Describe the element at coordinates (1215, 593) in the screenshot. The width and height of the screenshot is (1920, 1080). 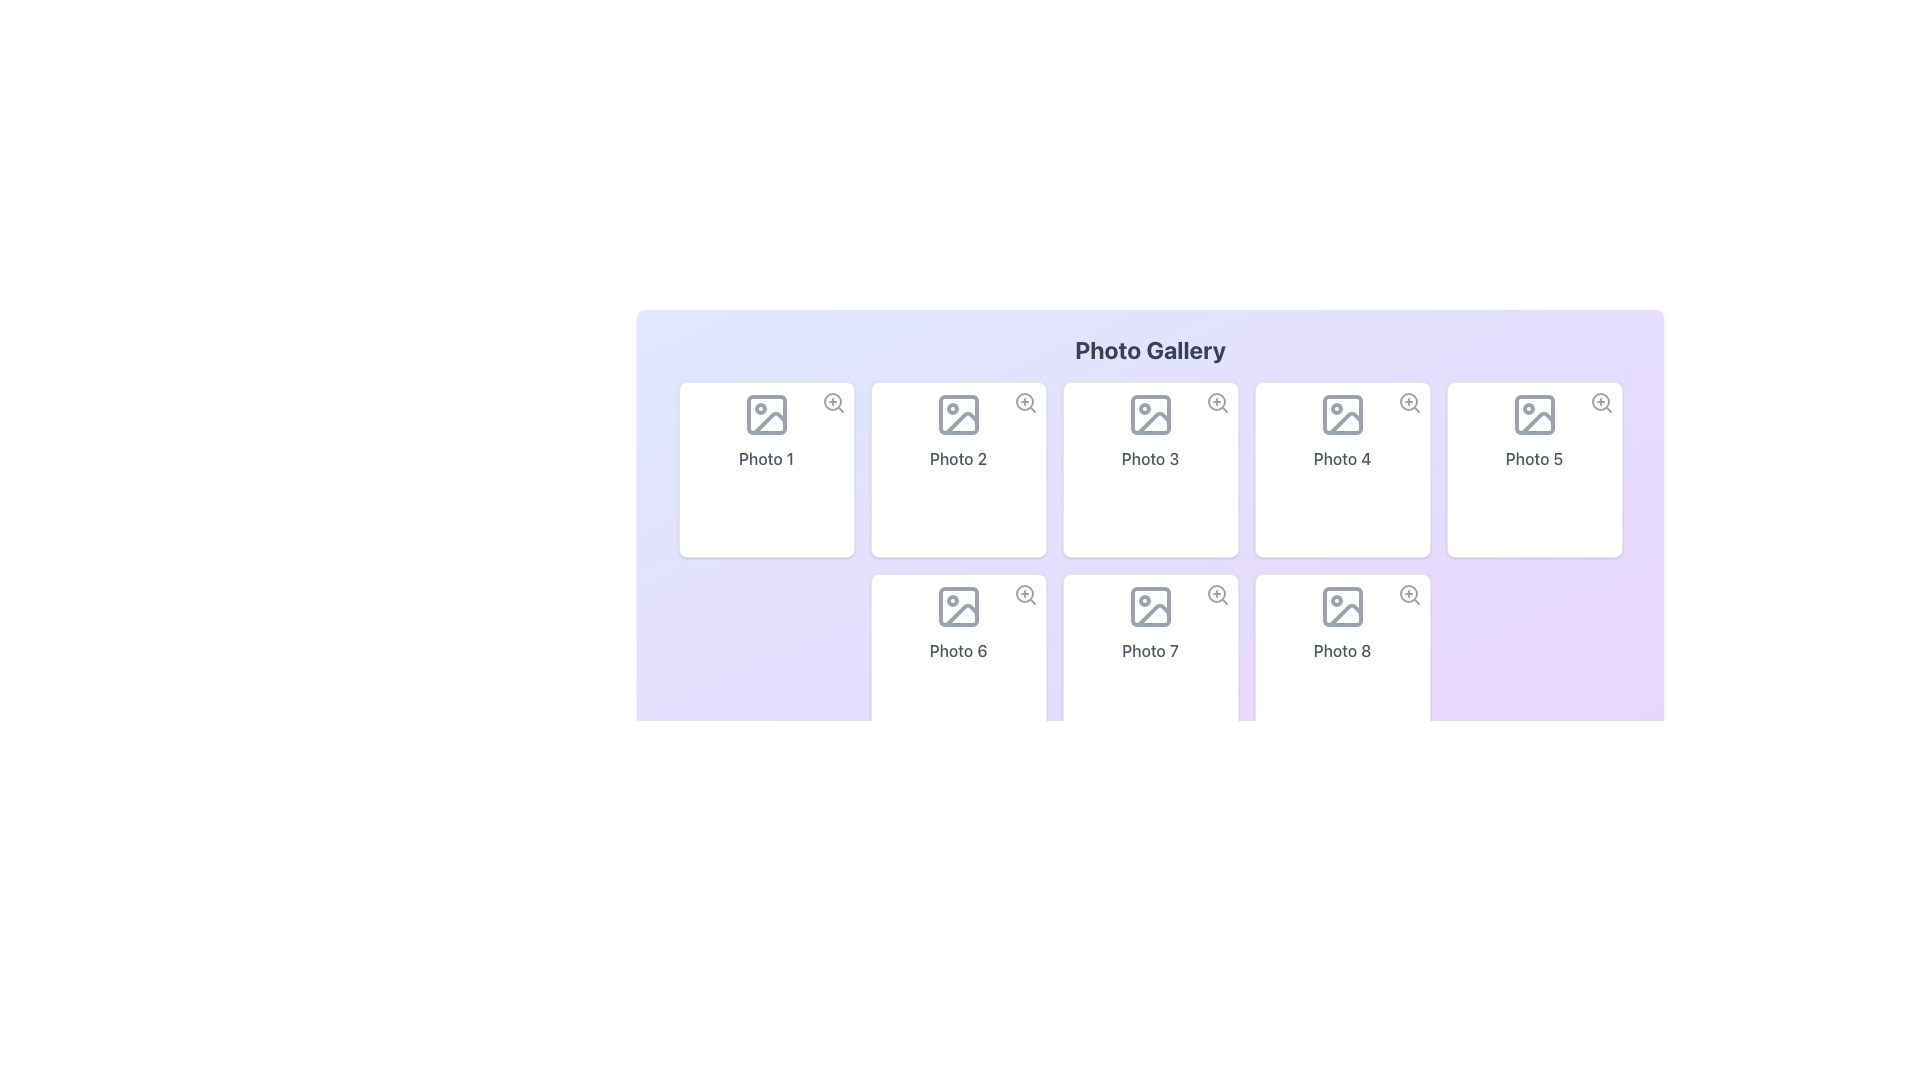
I see `the magnifying glass icon represented by the circle within the SVG graphic located at the bottom-right corner of 'Photo 7' to zoom` at that location.